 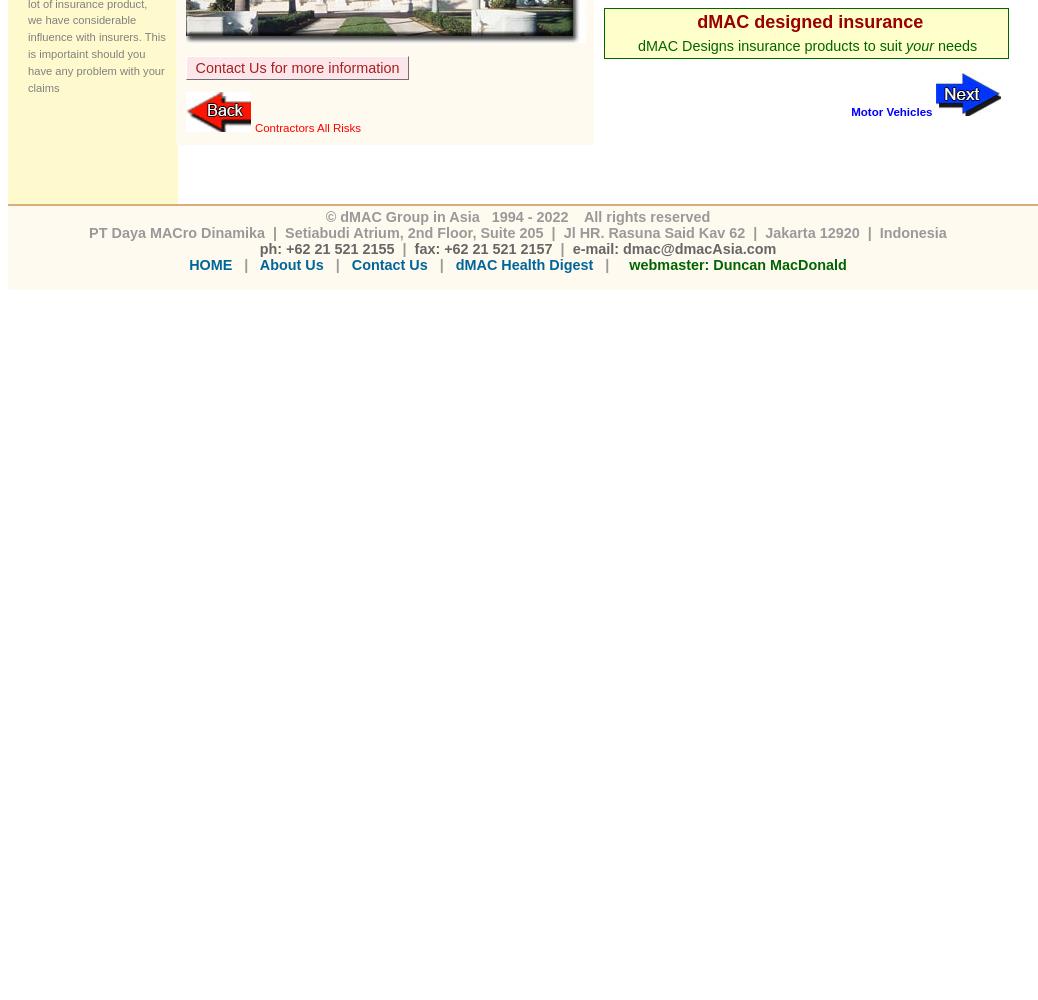 What do you see at coordinates (636, 46) in the screenshot?
I see `'dMAC Designs insurance products to suit'` at bounding box center [636, 46].